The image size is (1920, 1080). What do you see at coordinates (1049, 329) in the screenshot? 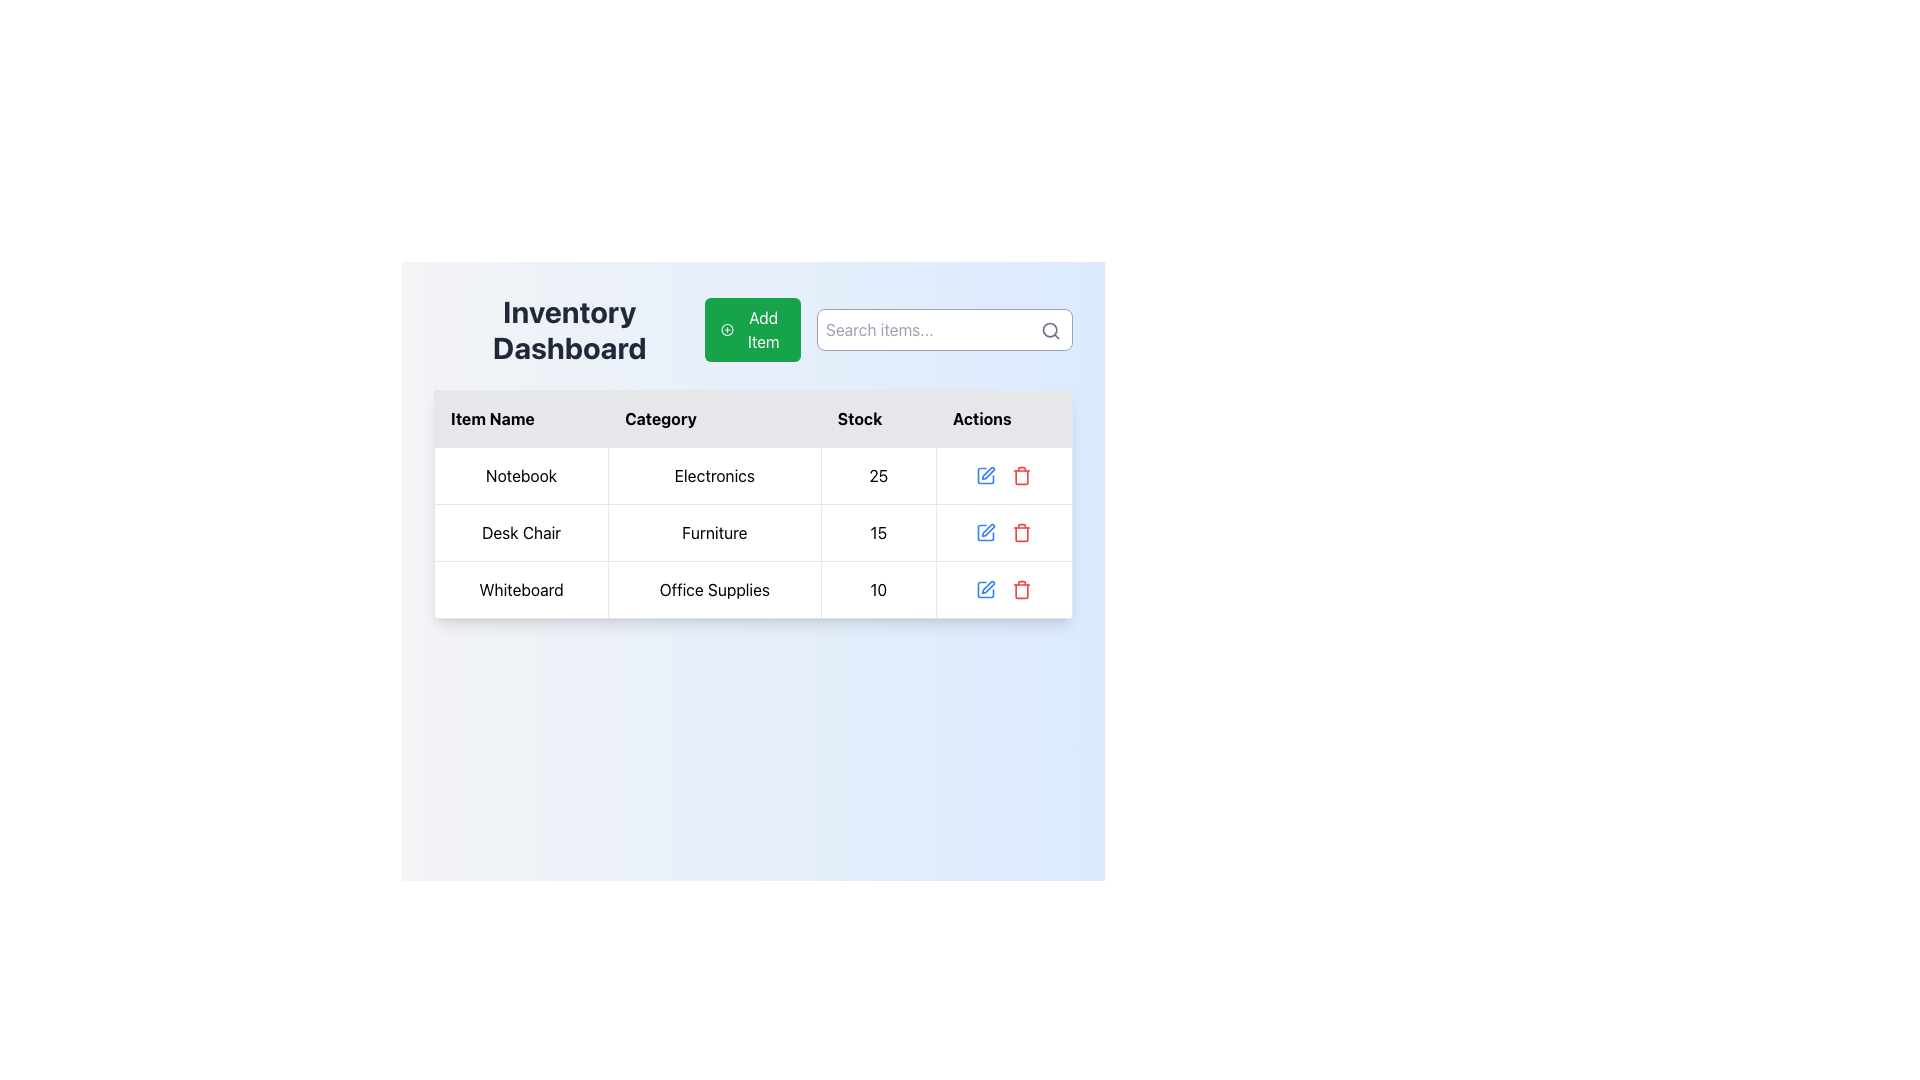
I see `the inner lens of the magnifying glass icon located at the top-right corner of the search bar` at bounding box center [1049, 329].